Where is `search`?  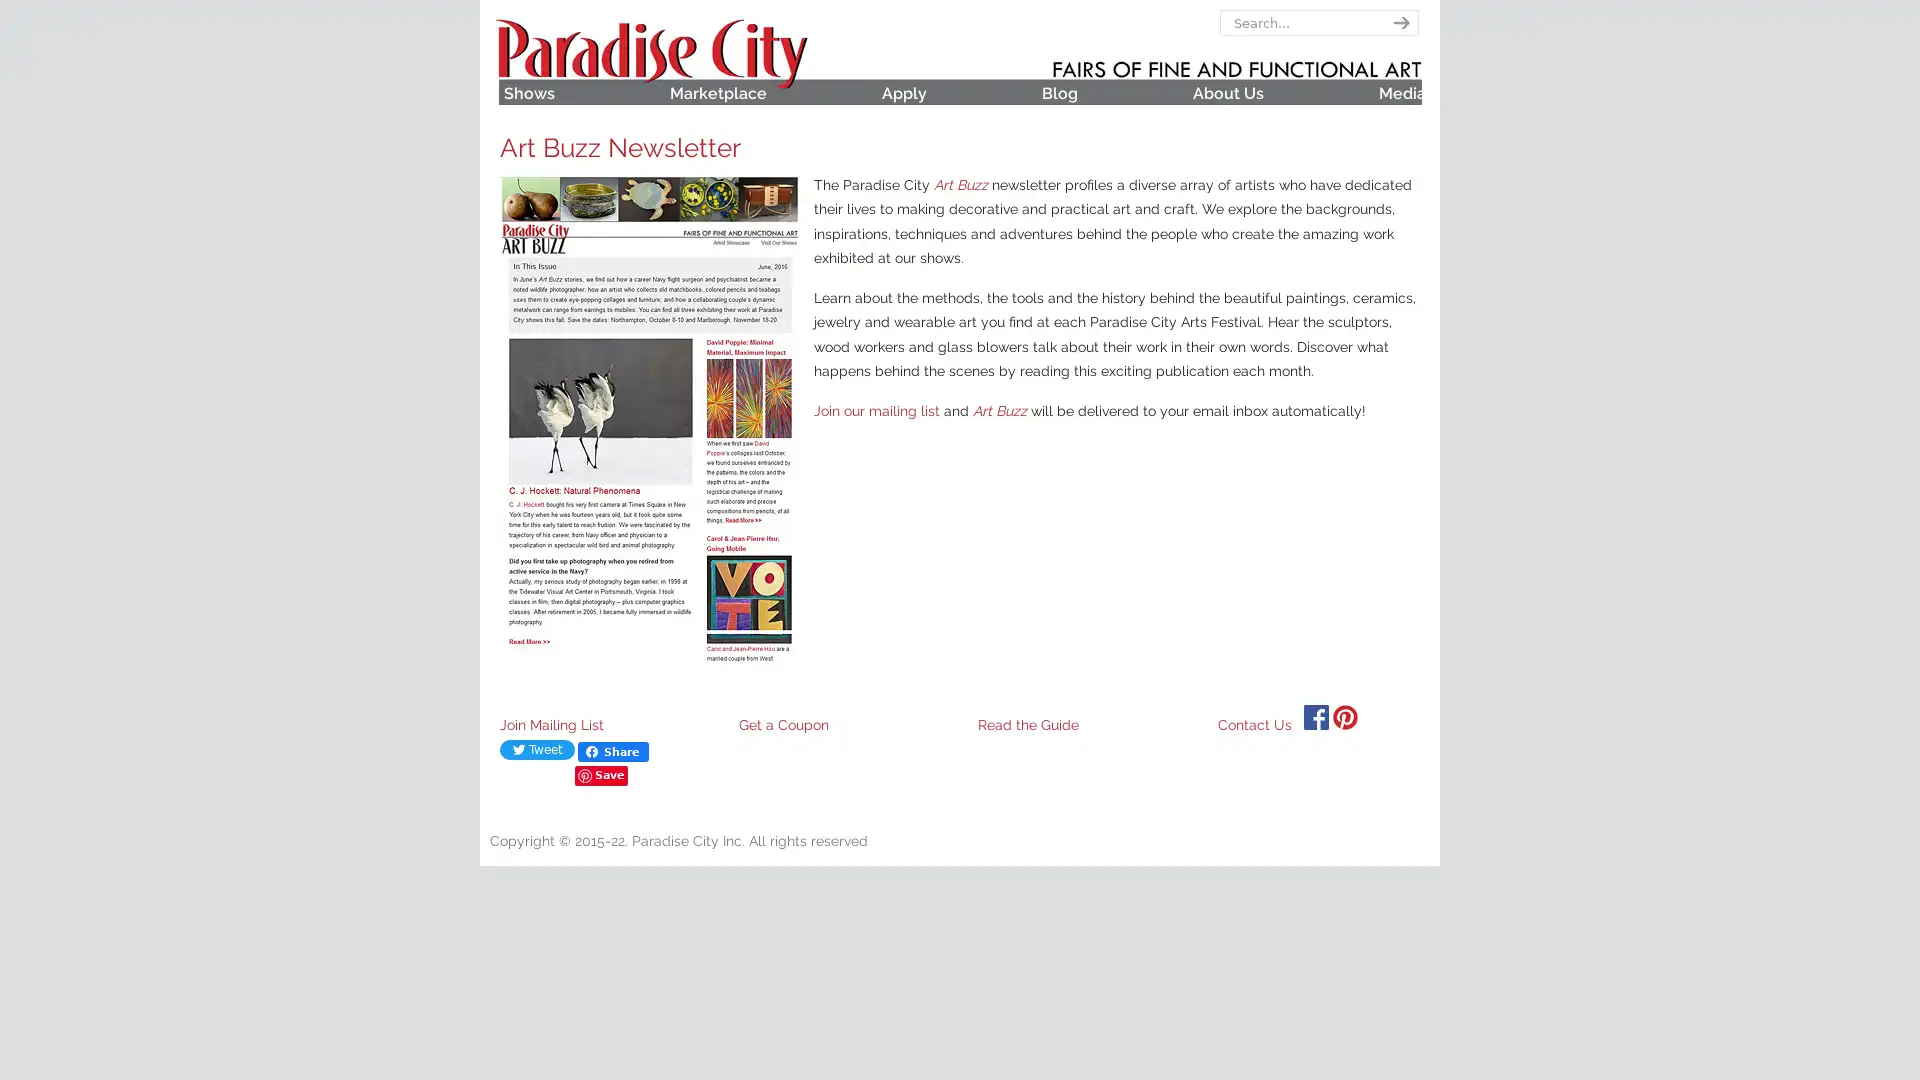 search is located at coordinates (1397, 23).